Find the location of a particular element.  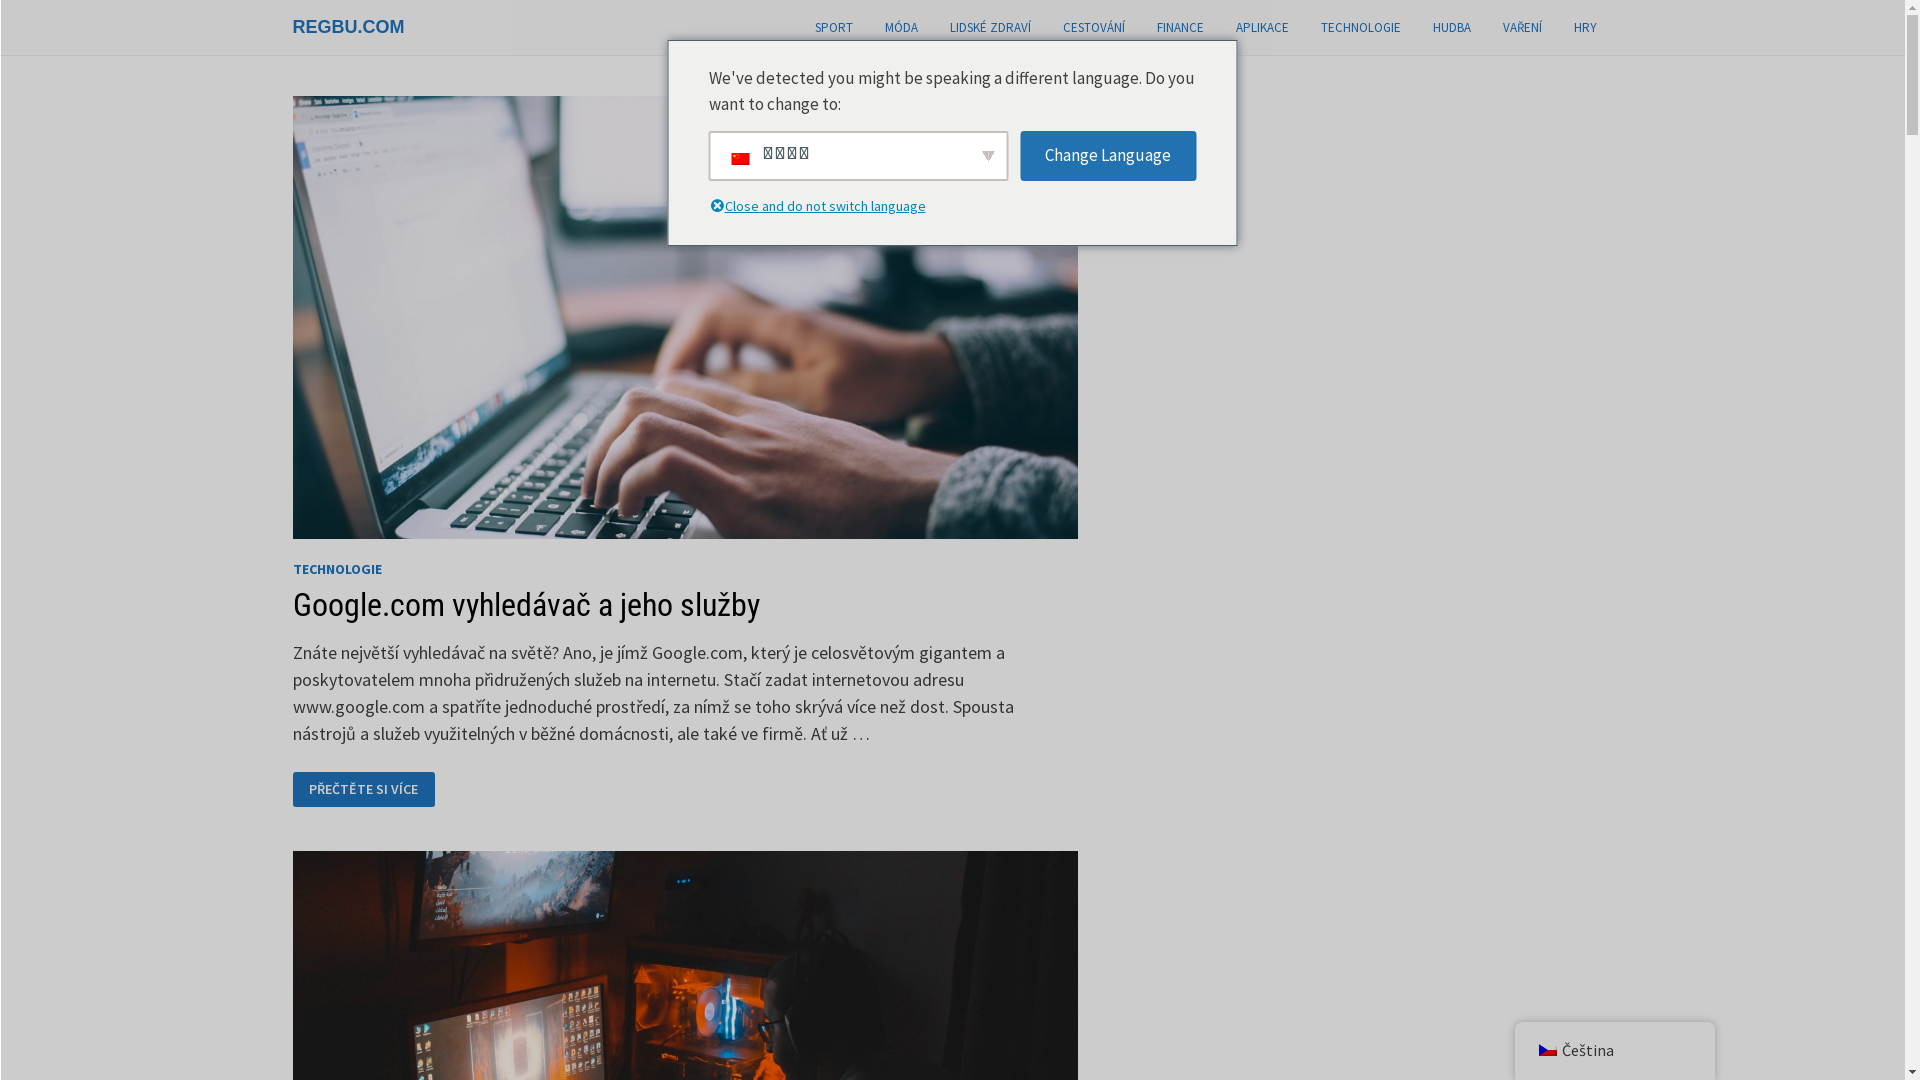

'APLIKACE' is located at coordinates (1261, 27).